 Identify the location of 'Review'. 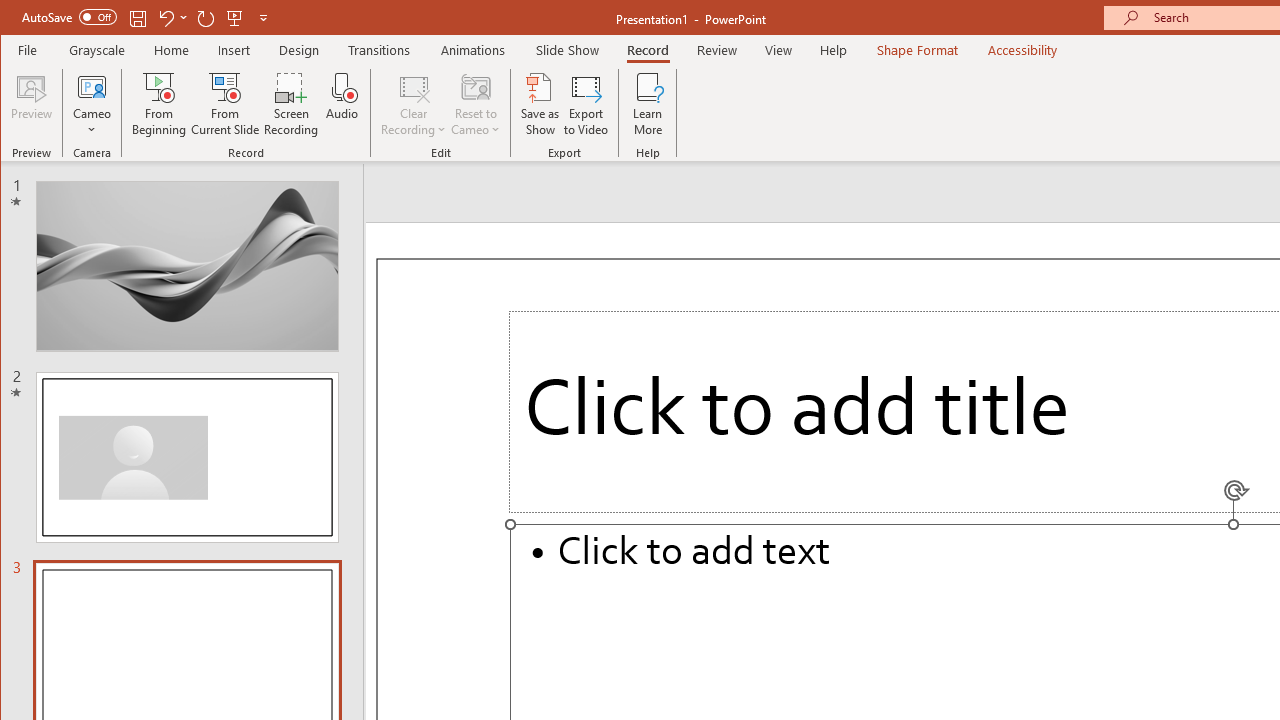
(717, 49).